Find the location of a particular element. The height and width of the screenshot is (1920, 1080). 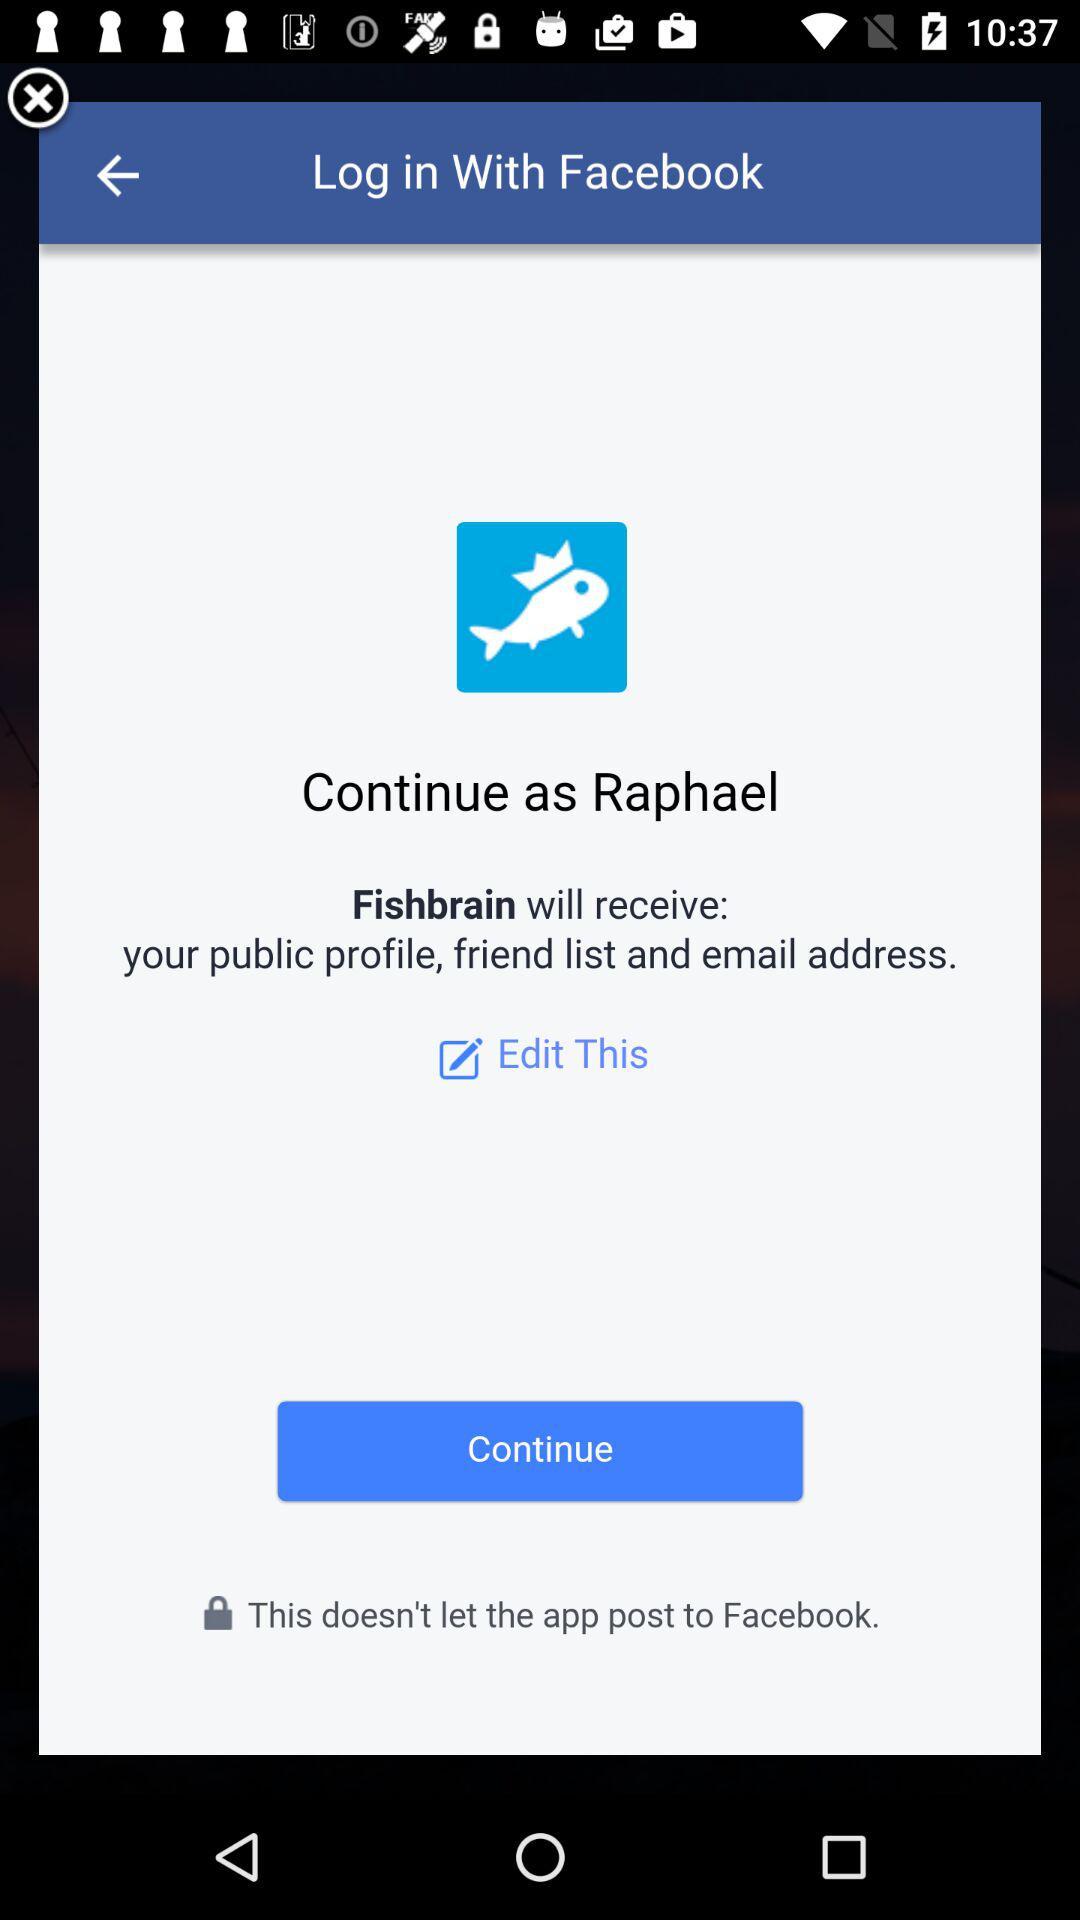

icon botton is located at coordinates (38, 100).